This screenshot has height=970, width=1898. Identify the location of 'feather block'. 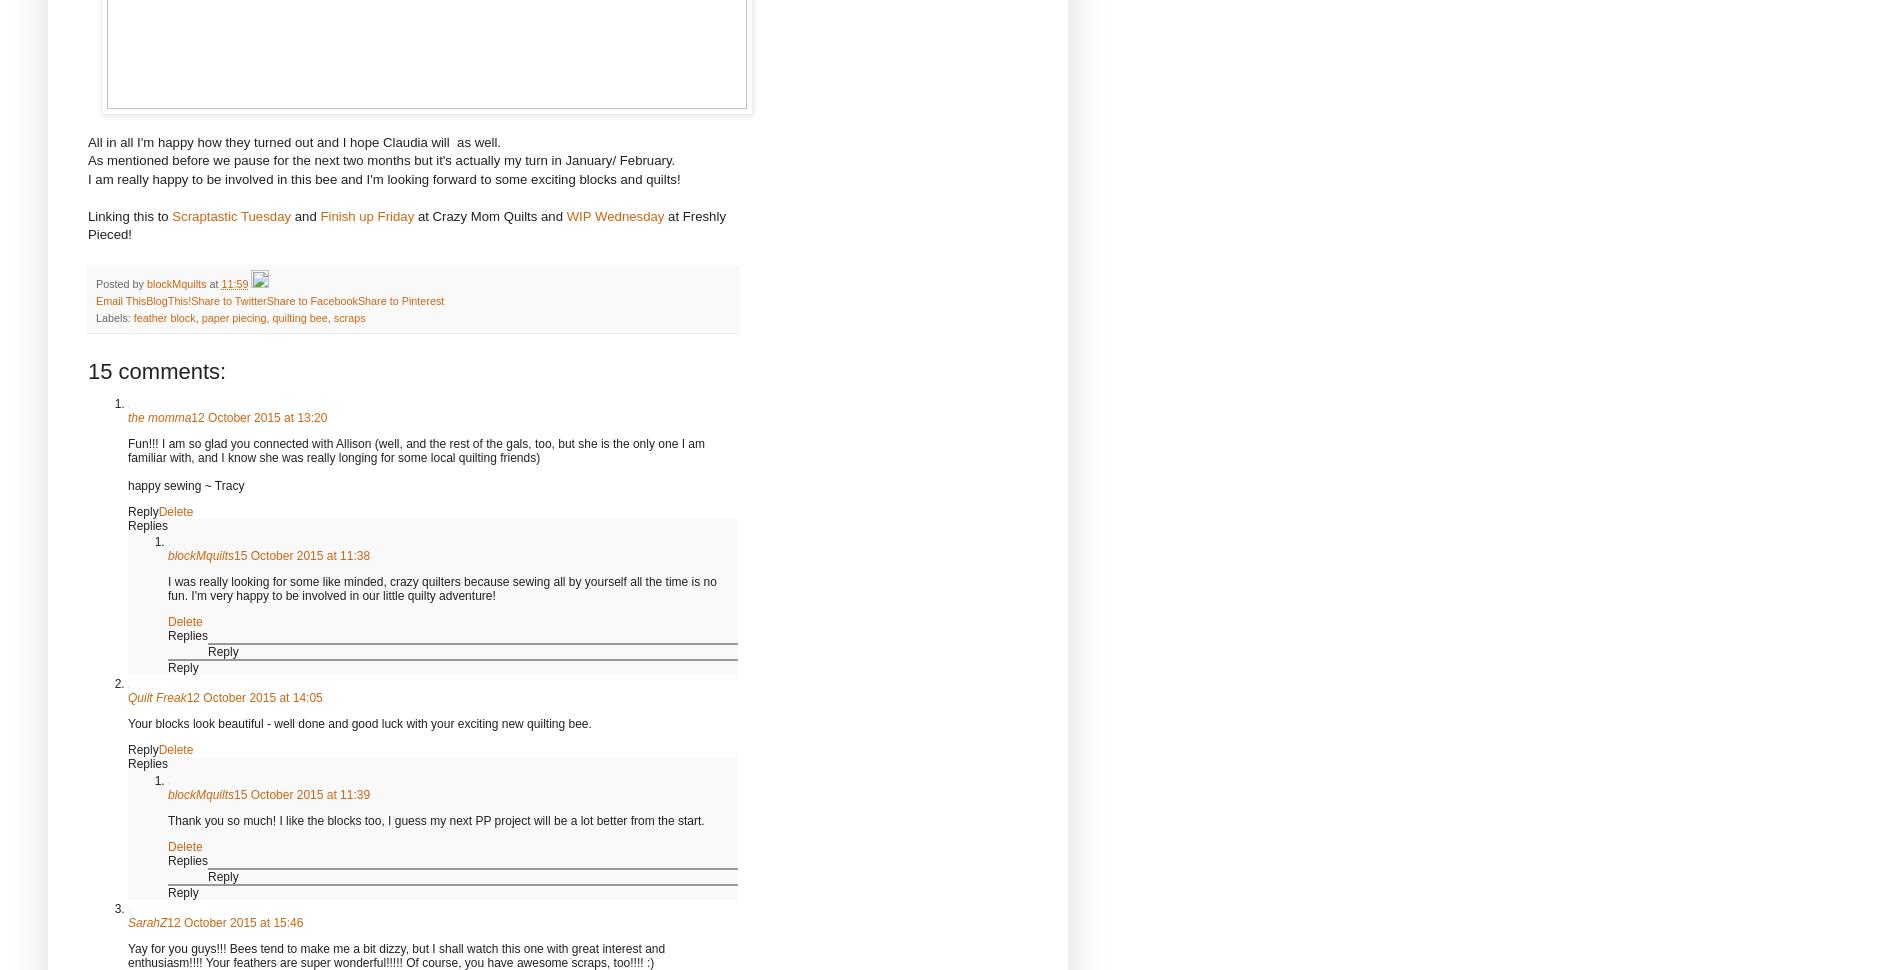
(162, 317).